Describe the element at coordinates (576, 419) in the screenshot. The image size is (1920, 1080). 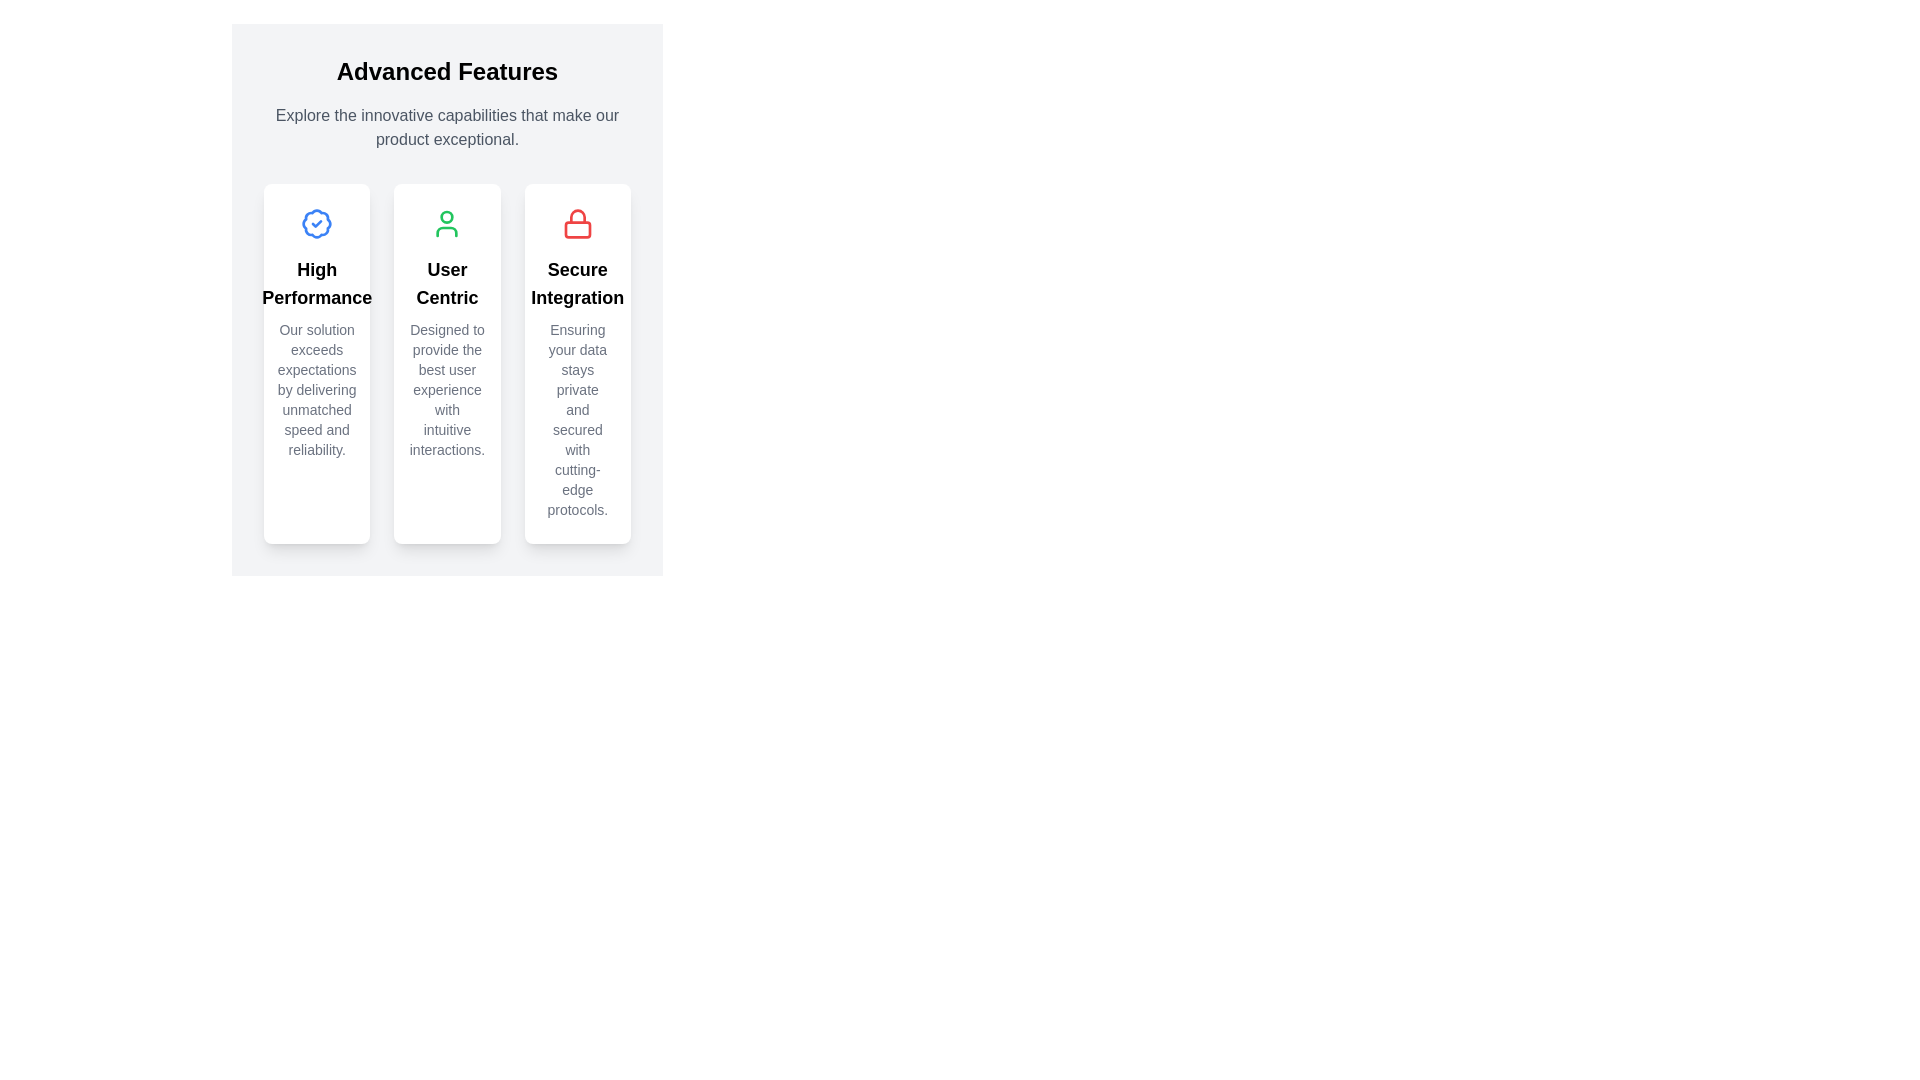
I see `static informational text that says 'Ensuring your data stays private and secured with cutting-edge protocols.' located below the 'Secure Integration' title in the rightmost card of the feature cards` at that location.